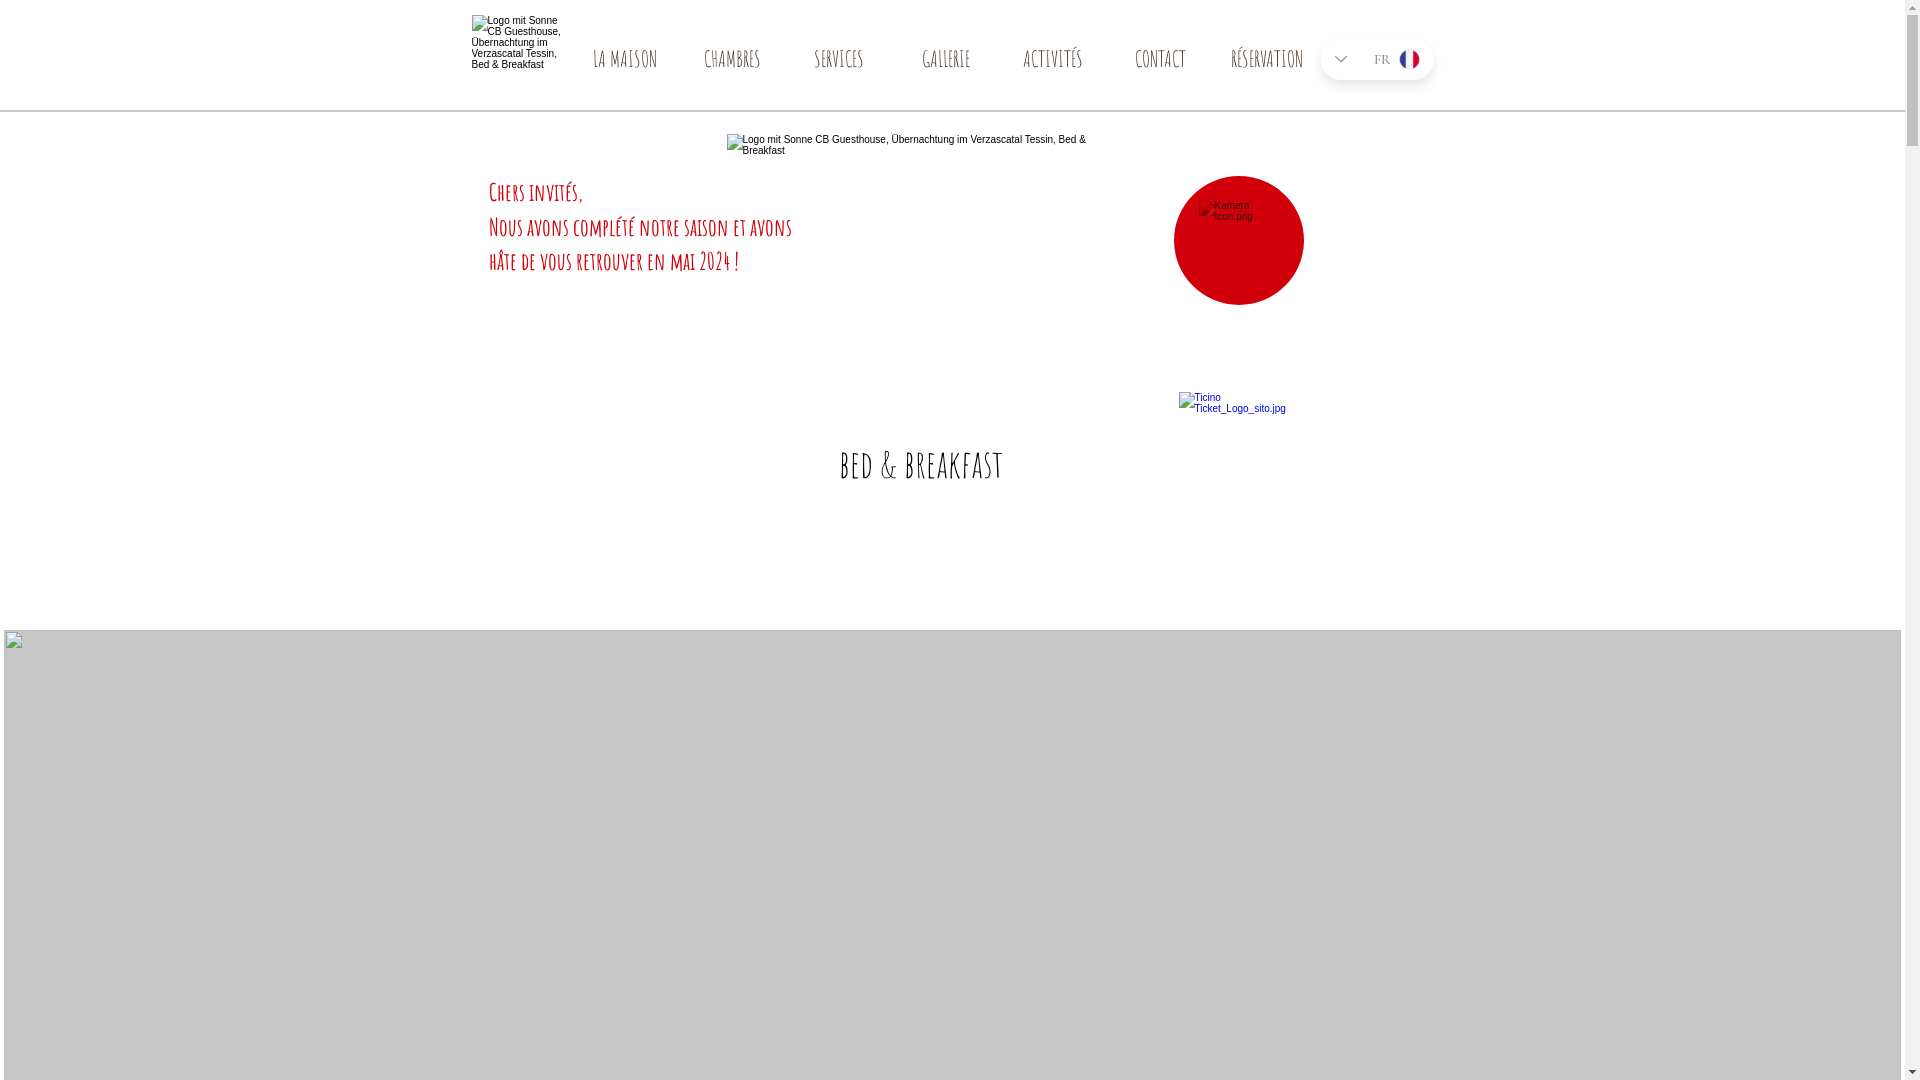  I want to click on 'LA MAISON', so click(623, 64).